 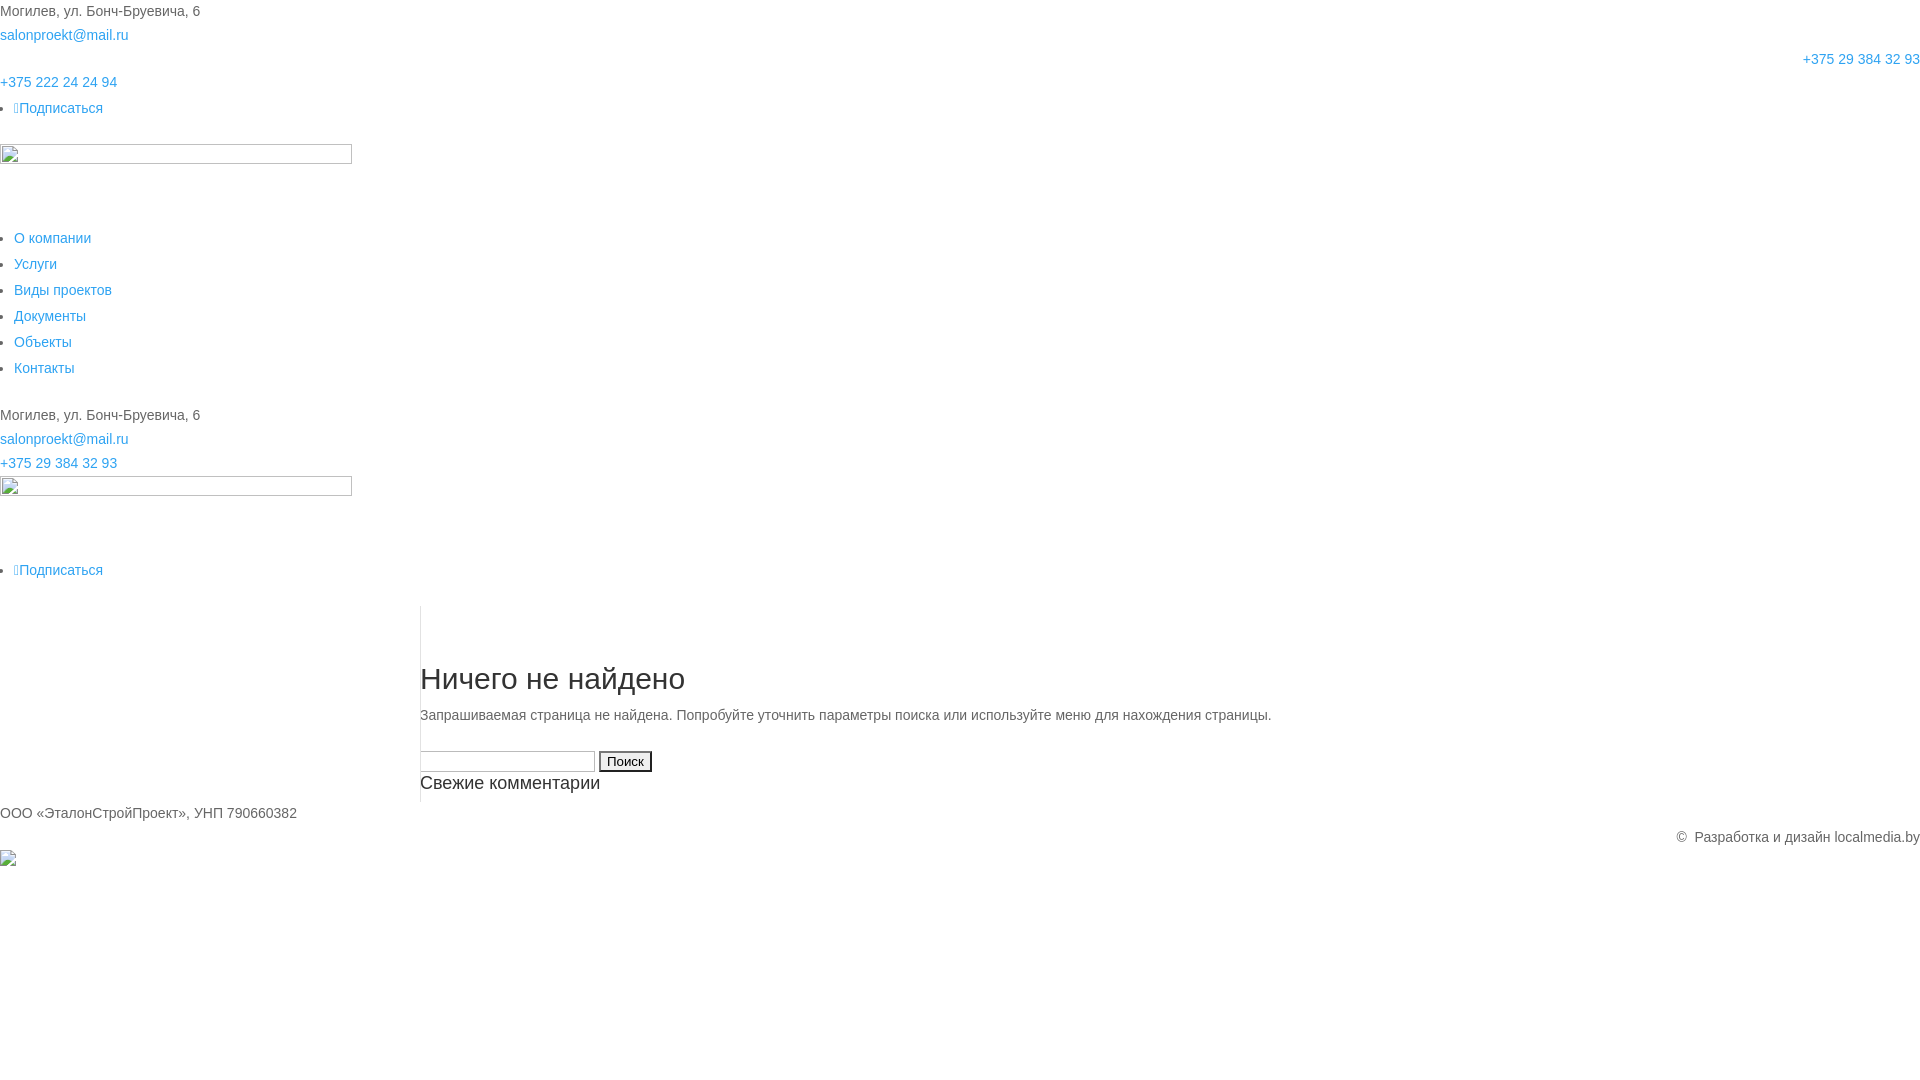 I want to click on 'salonproekt@mail.ru', so click(x=64, y=34).